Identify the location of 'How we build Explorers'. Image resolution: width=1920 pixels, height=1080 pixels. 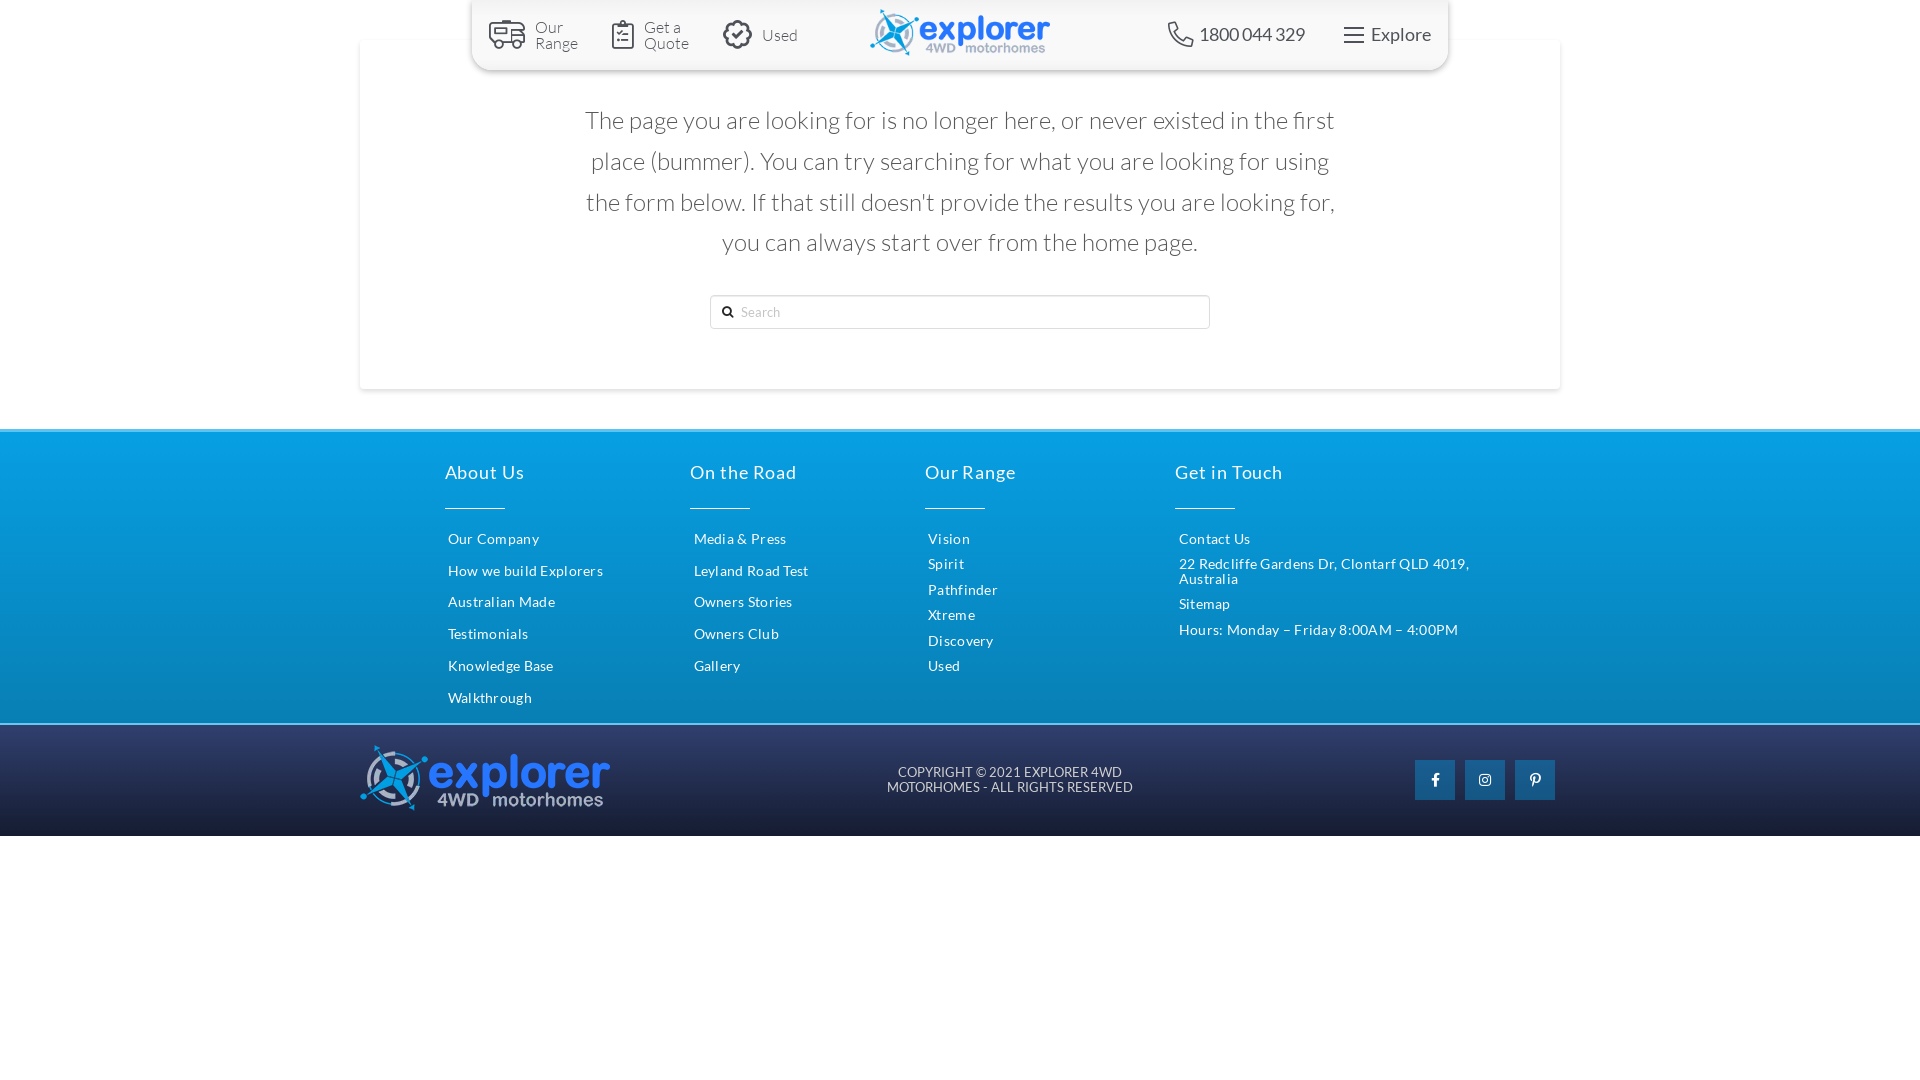
(524, 571).